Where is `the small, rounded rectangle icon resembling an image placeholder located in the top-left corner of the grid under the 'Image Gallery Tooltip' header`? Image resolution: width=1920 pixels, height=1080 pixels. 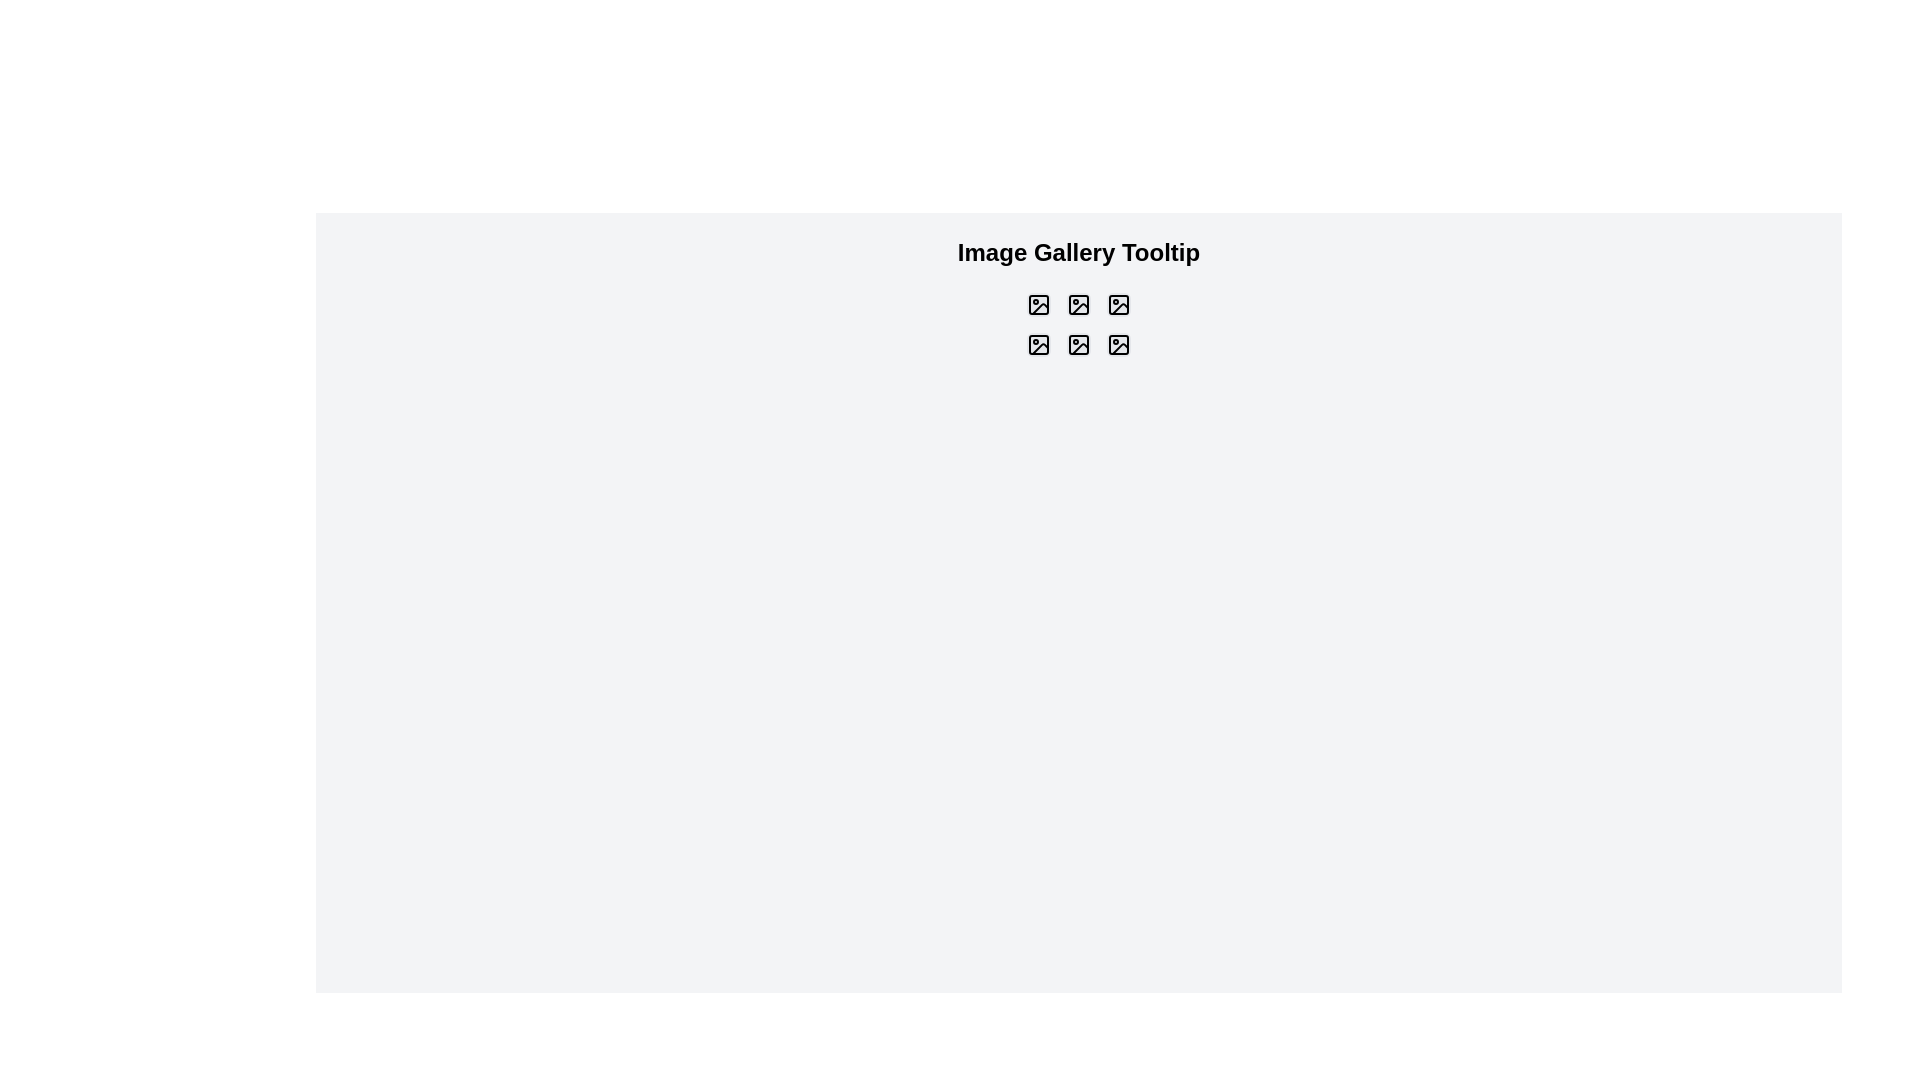
the small, rounded rectangle icon resembling an image placeholder located in the top-left corner of the grid under the 'Image Gallery Tooltip' header is located at coordinates (1038, 304).